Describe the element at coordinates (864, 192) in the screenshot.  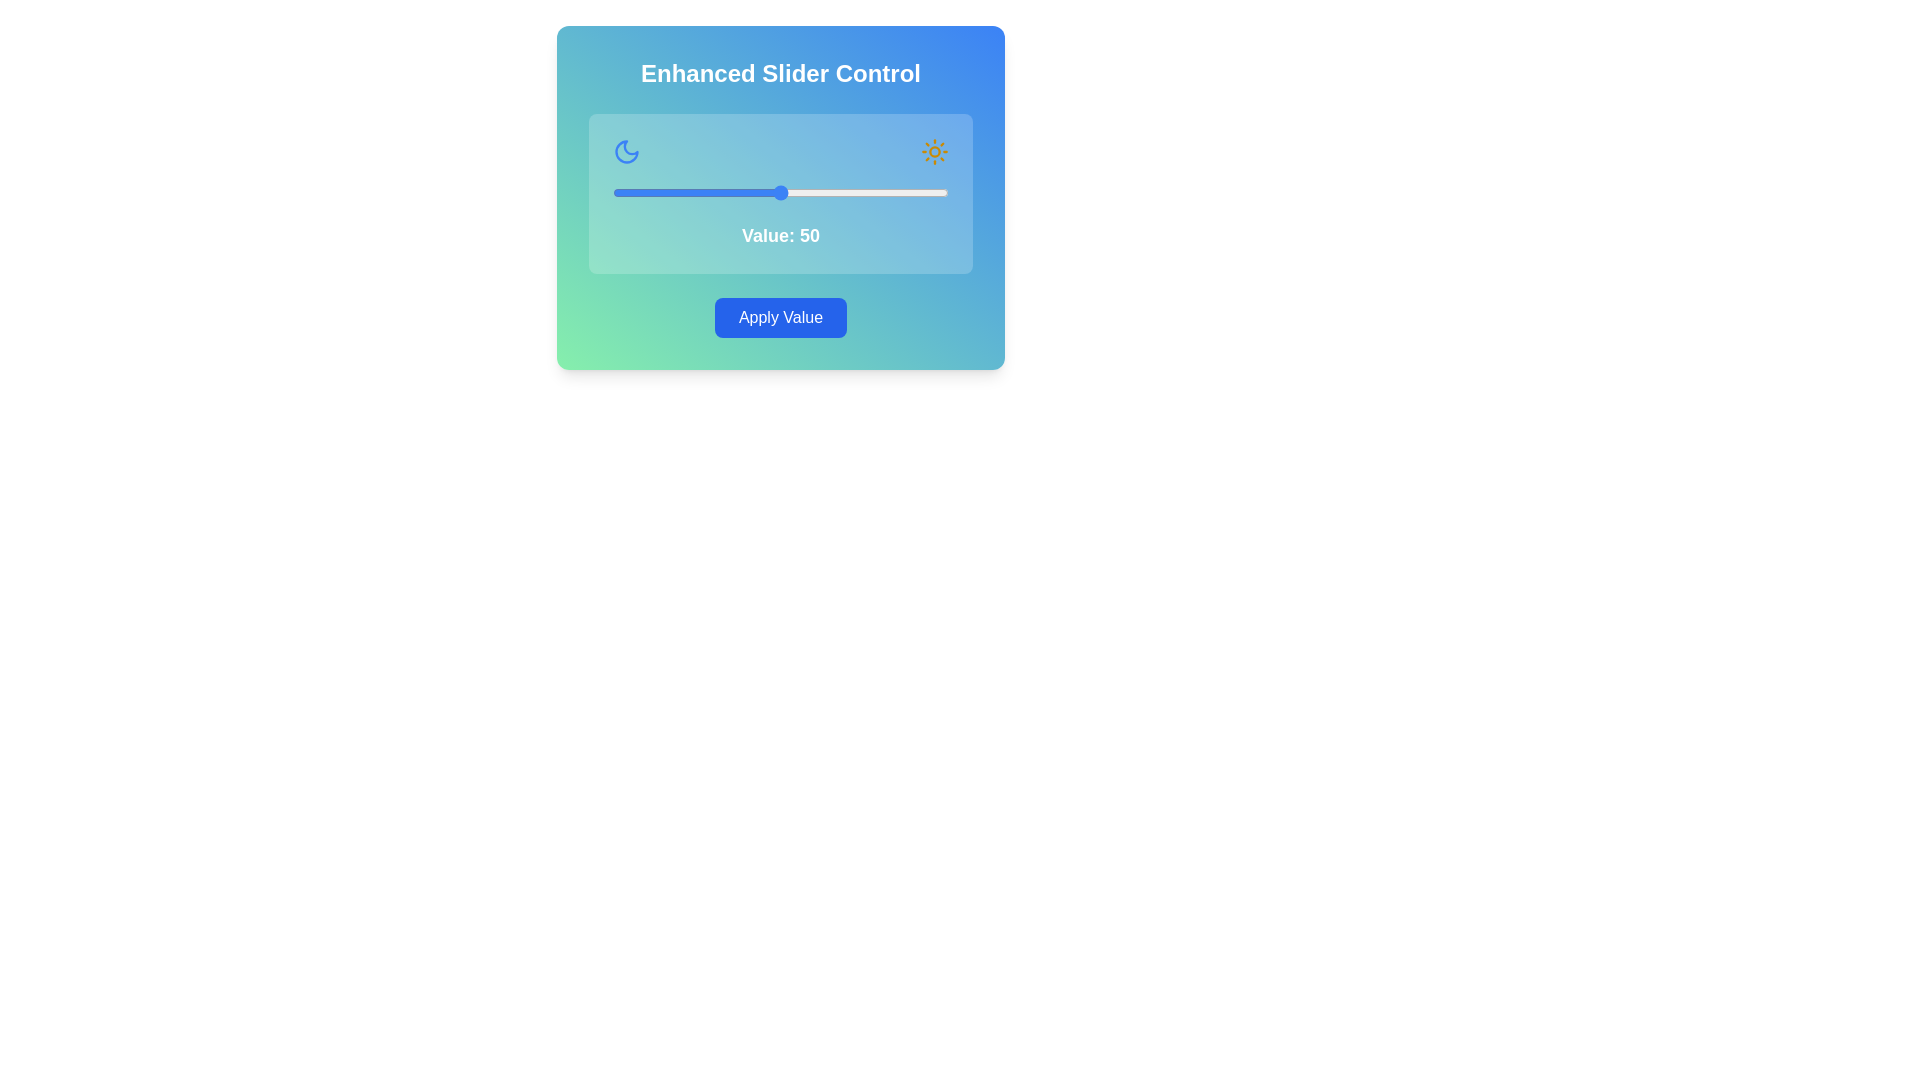
I see `the slider` at that location.